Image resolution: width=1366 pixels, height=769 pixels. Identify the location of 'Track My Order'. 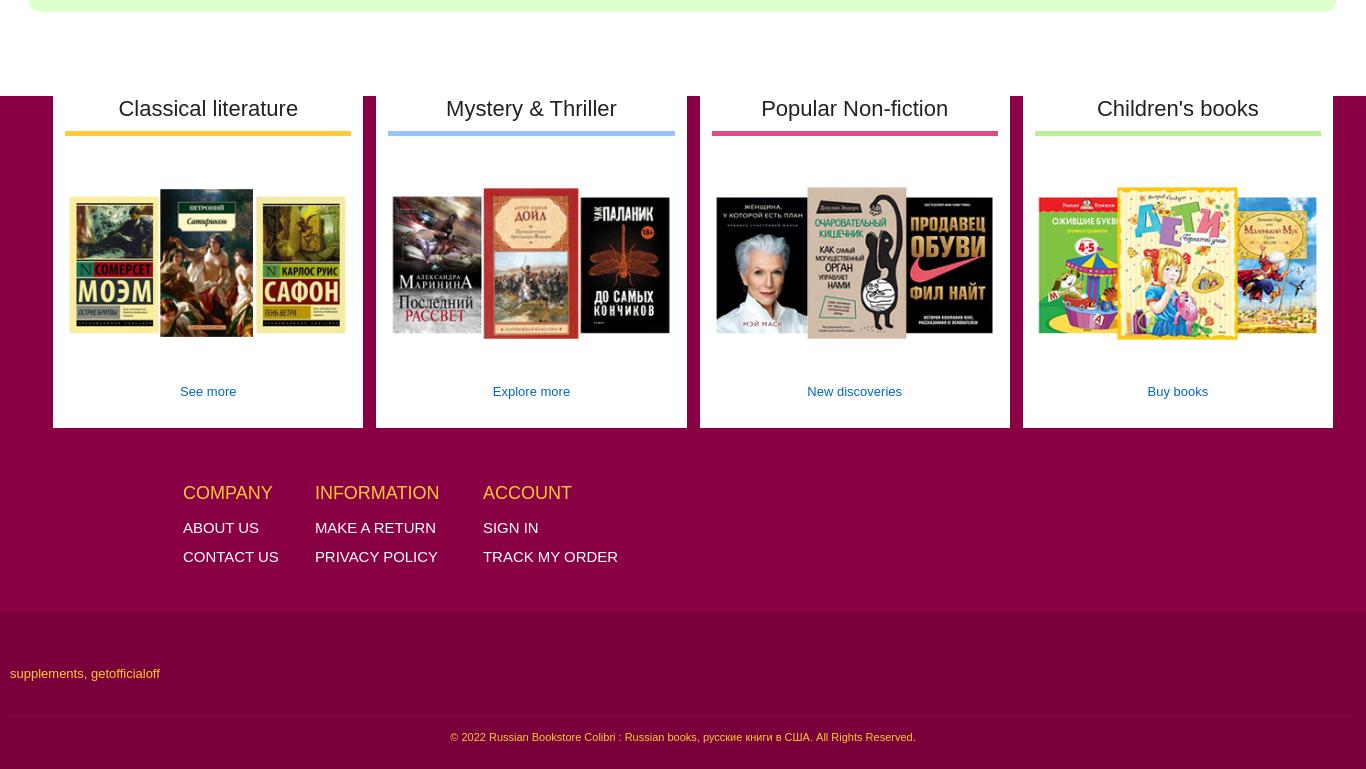
(550, 554).